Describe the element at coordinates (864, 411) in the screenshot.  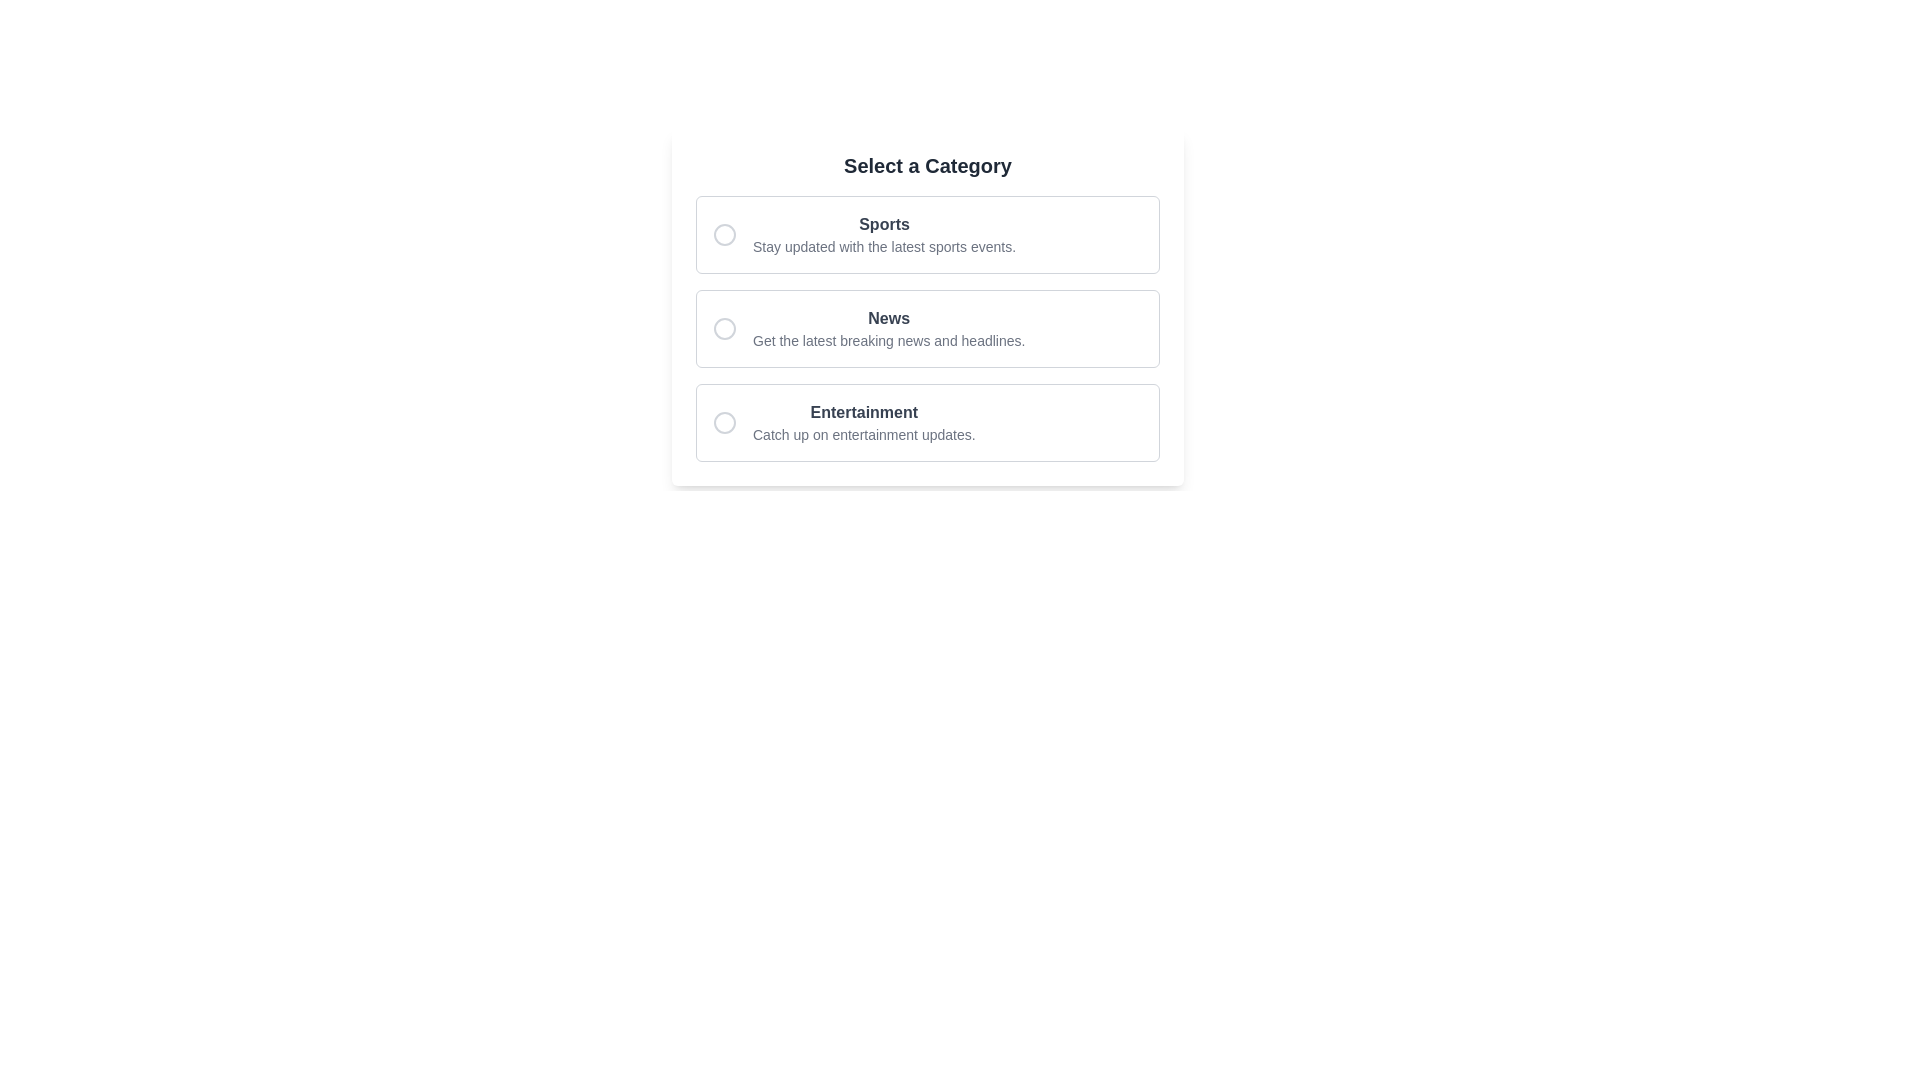
I see `the 'Entertainment' label in the third category box under 'Select a Category'` at that location.